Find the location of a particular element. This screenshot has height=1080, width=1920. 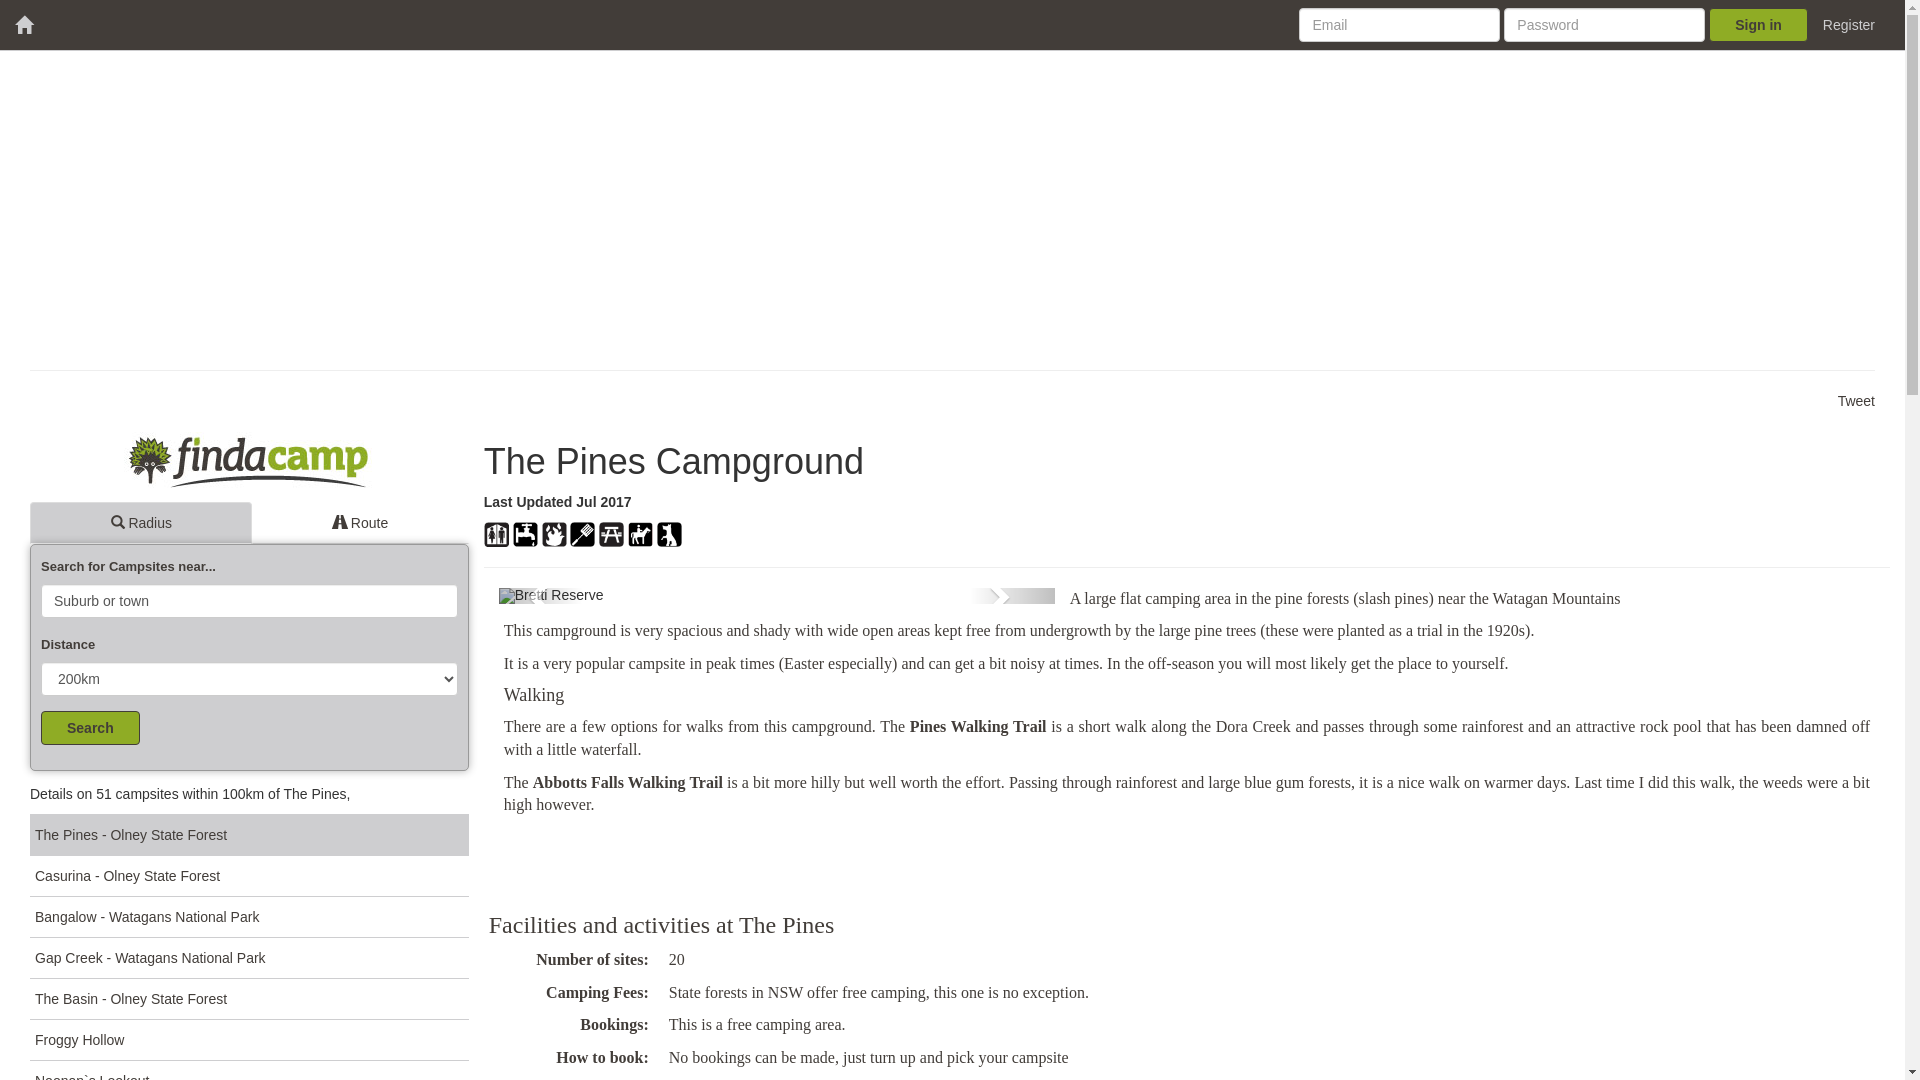

'Tweet' is located at coordinates (1838, 401).